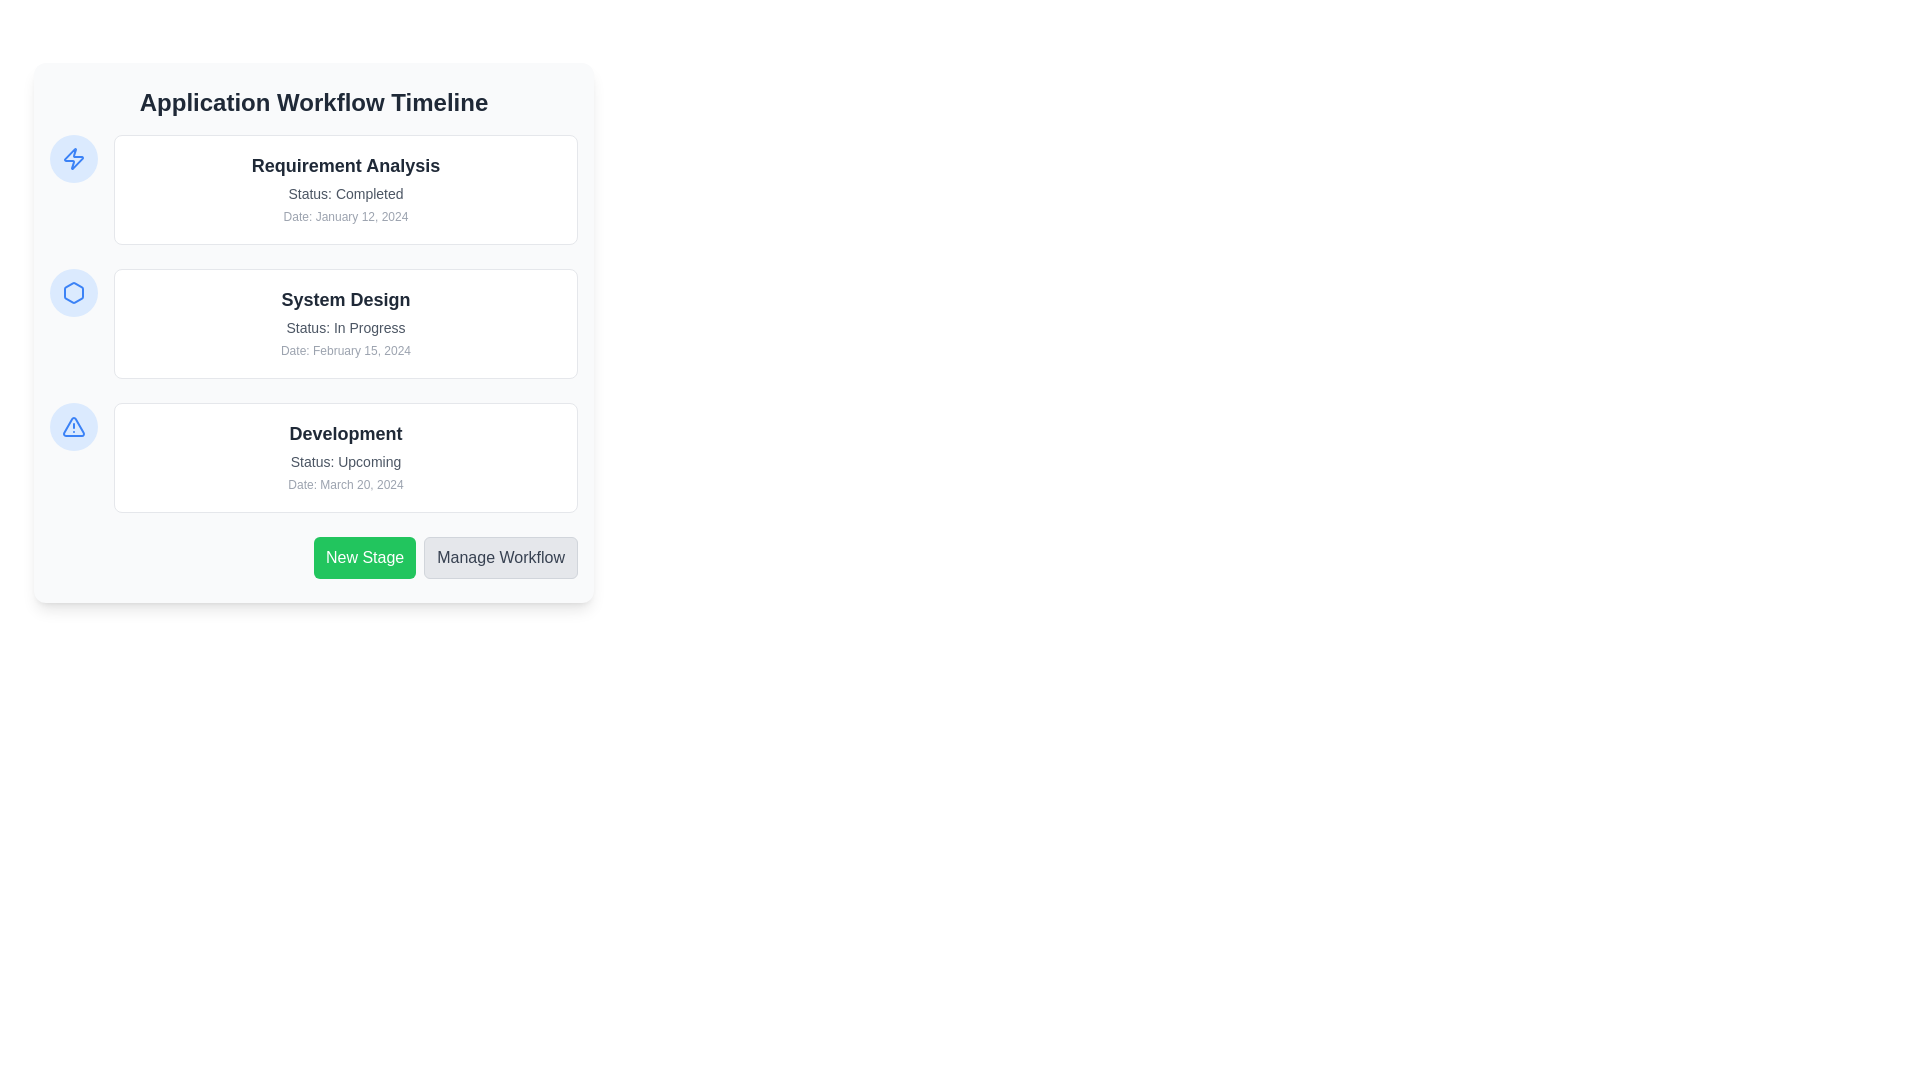 This screenshot has width=1920, height=1080. I want to click on the 'Development' Informational card, which is the third item in the workflow list, so click(345, 458).